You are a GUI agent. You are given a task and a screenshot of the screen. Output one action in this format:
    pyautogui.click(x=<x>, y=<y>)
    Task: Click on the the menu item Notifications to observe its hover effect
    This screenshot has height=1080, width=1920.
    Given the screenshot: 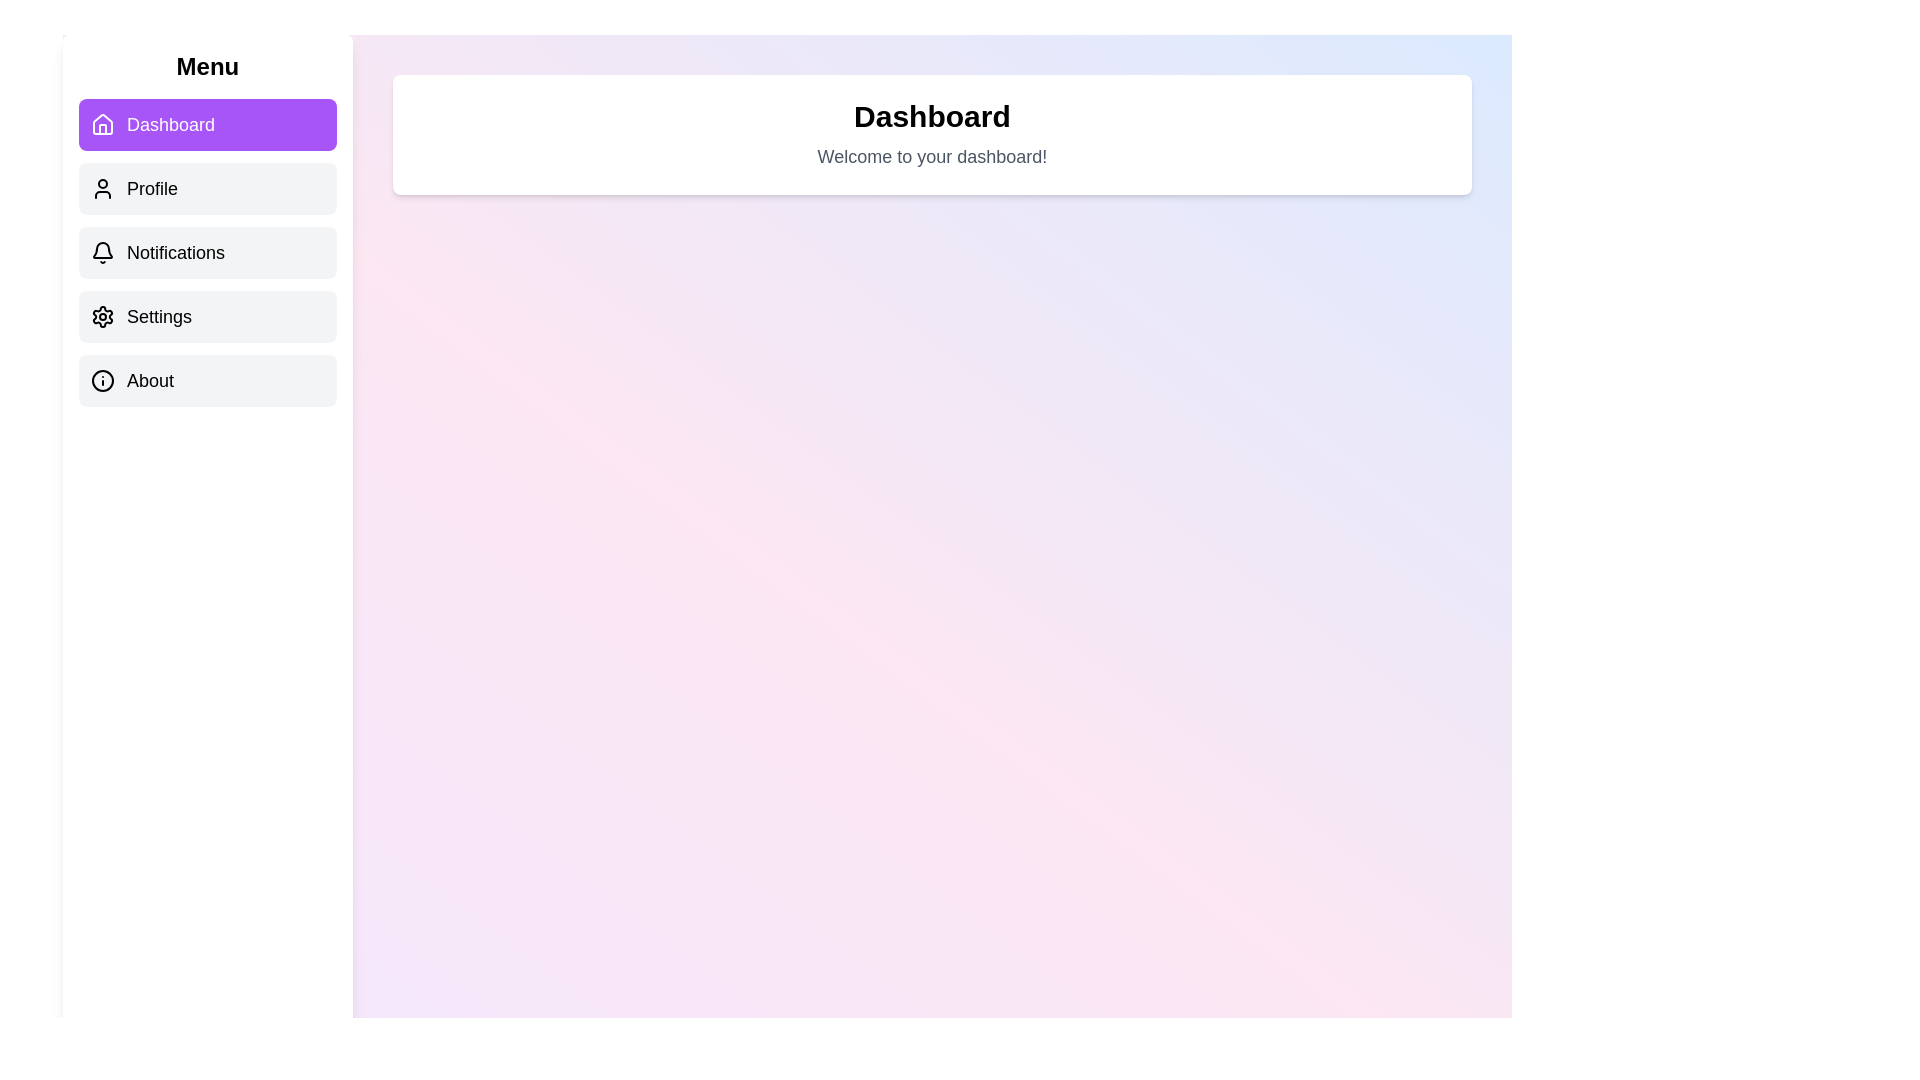 What is the action you would take?
    pyautogui.click(x=207, y=252)
    